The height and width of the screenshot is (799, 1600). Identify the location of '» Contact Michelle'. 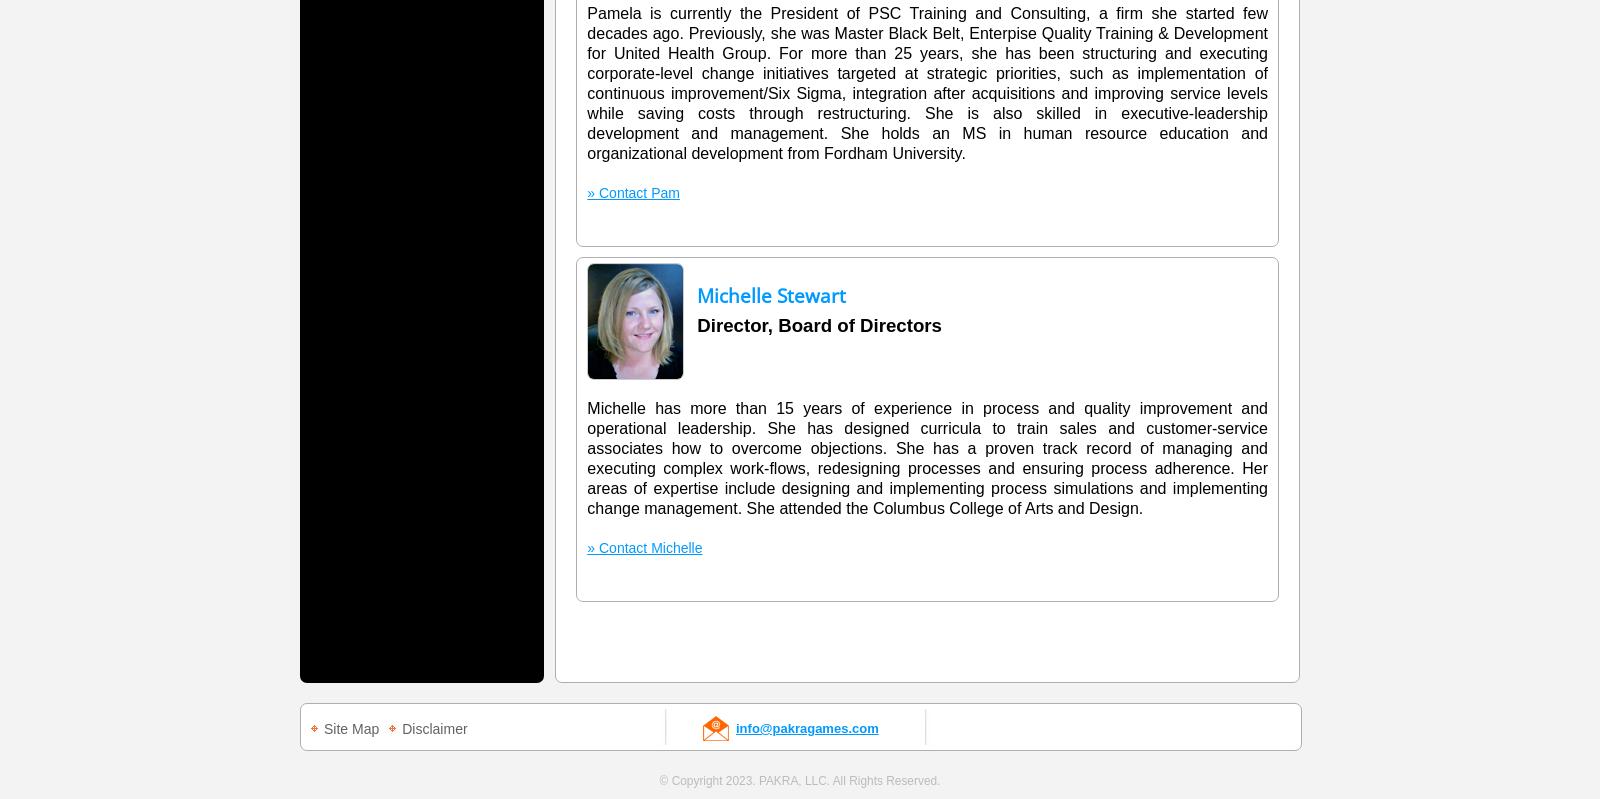
(586, 547).